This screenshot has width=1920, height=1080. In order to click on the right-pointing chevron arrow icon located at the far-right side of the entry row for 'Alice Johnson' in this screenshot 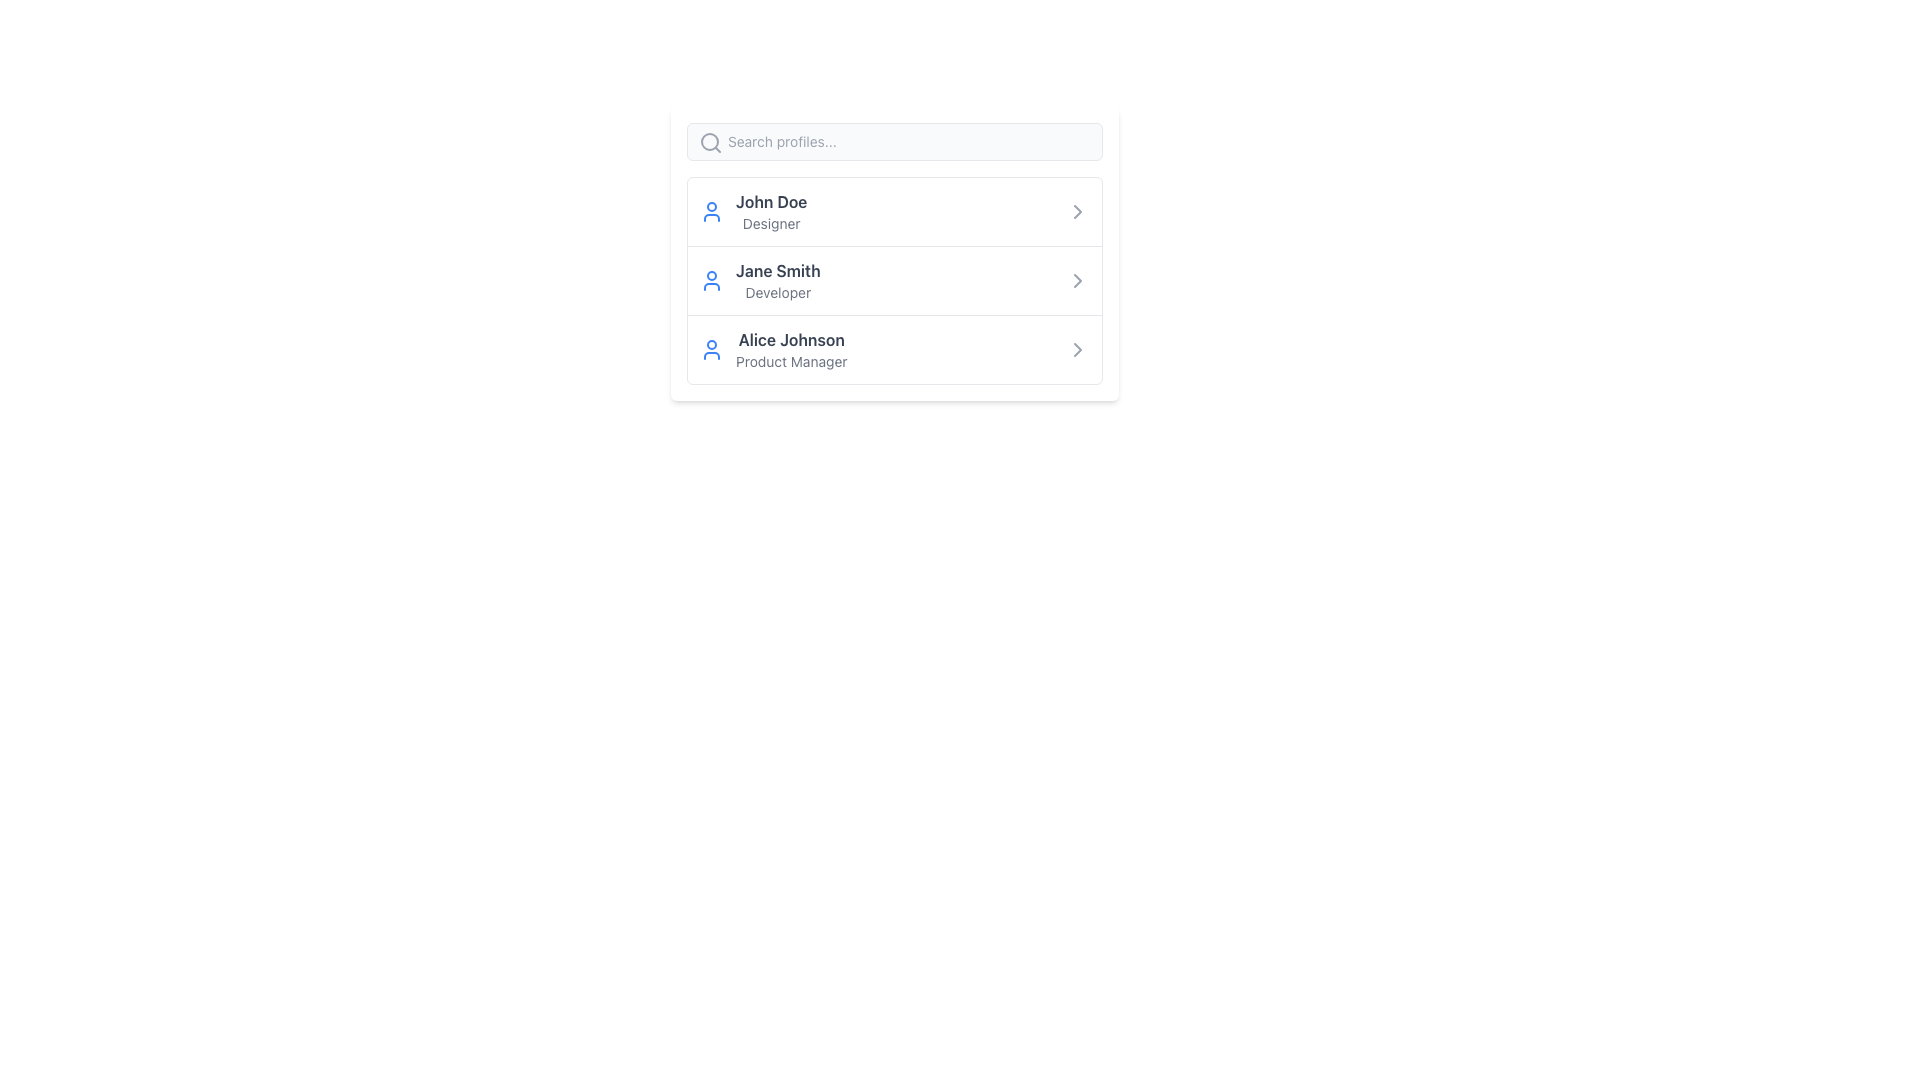, I will do `click(1077, 349)`.